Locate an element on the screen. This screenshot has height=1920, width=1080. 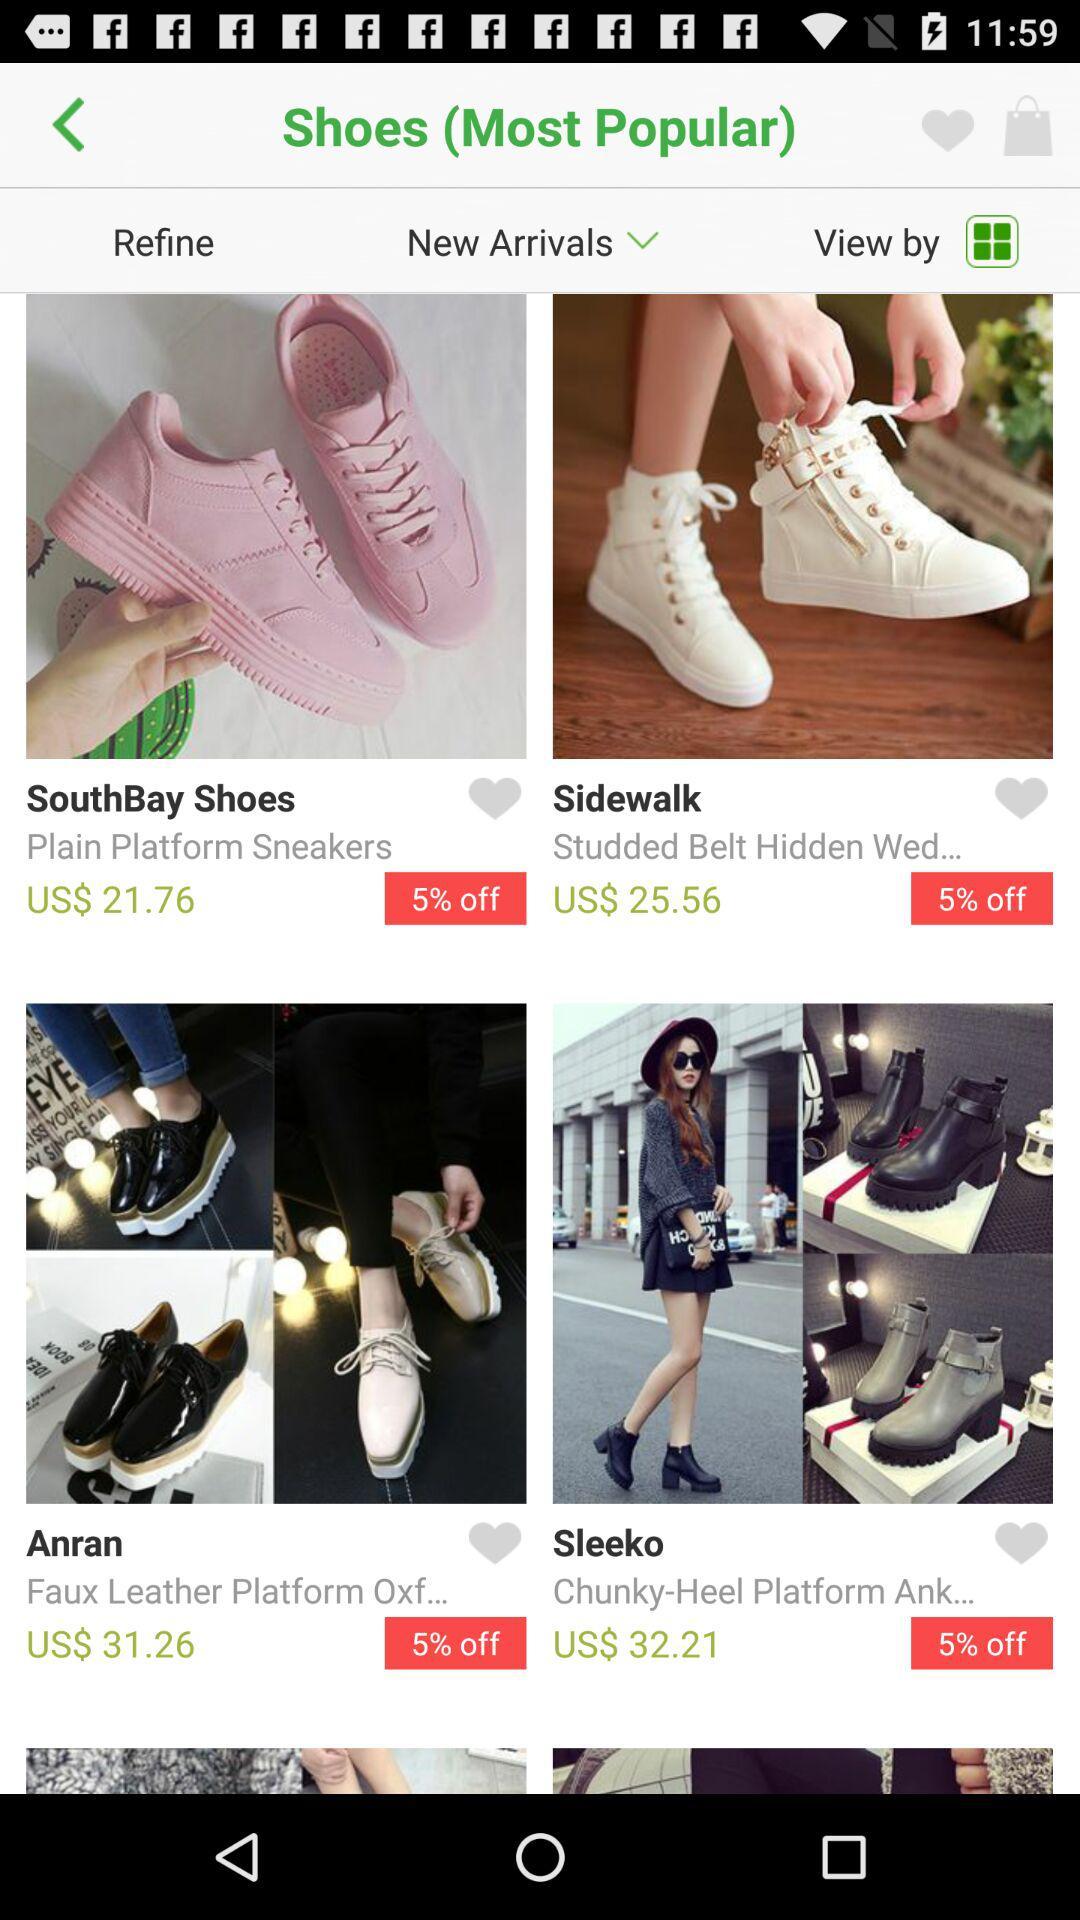
the icon right to text new arrivals is located at coordinates (643, 240).